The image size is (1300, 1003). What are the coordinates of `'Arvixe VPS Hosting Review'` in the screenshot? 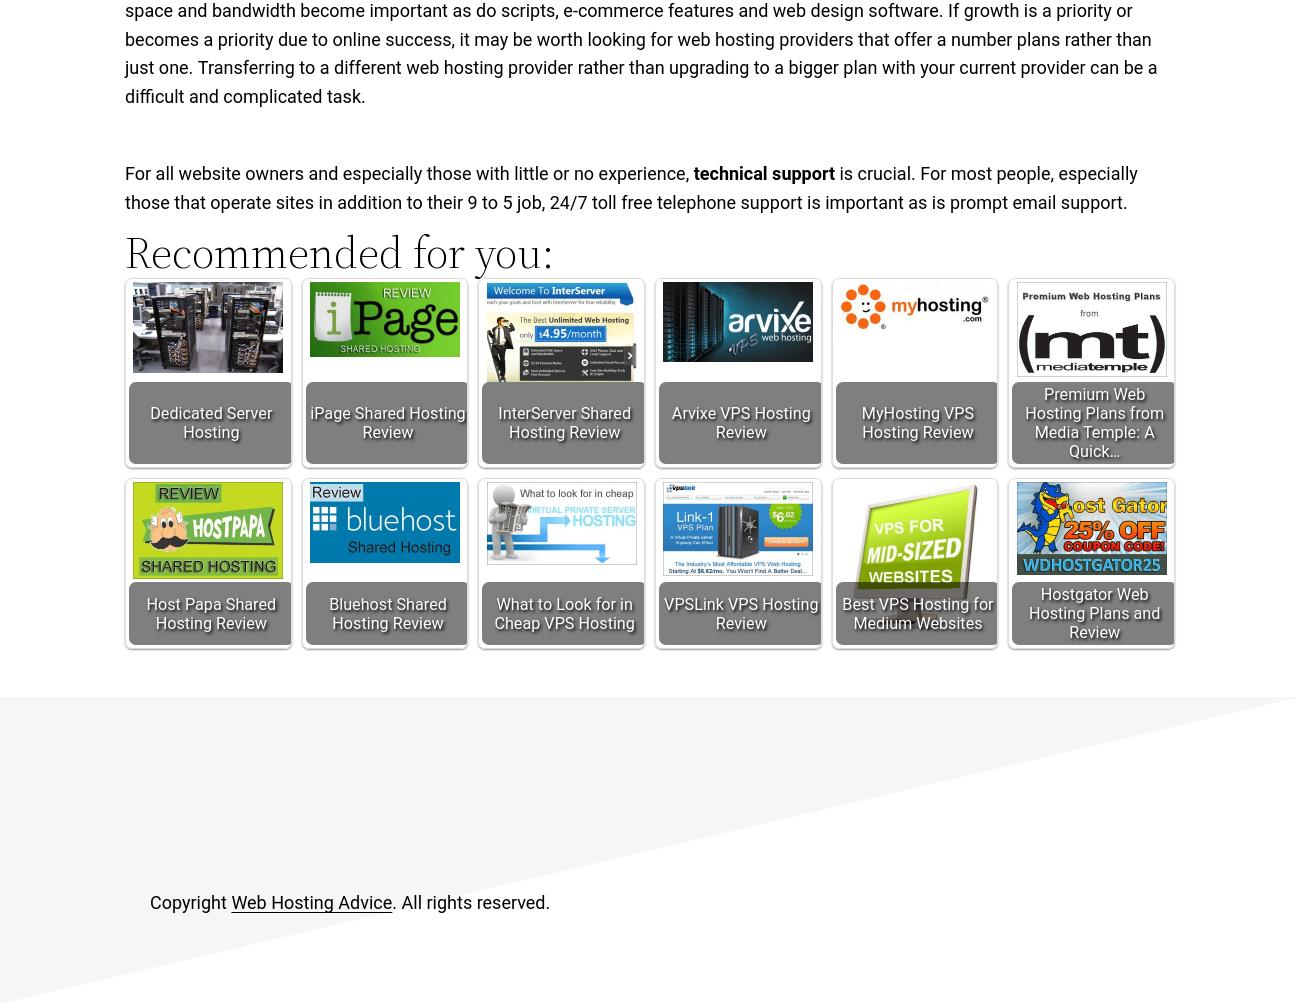 It's located at (670, 422).